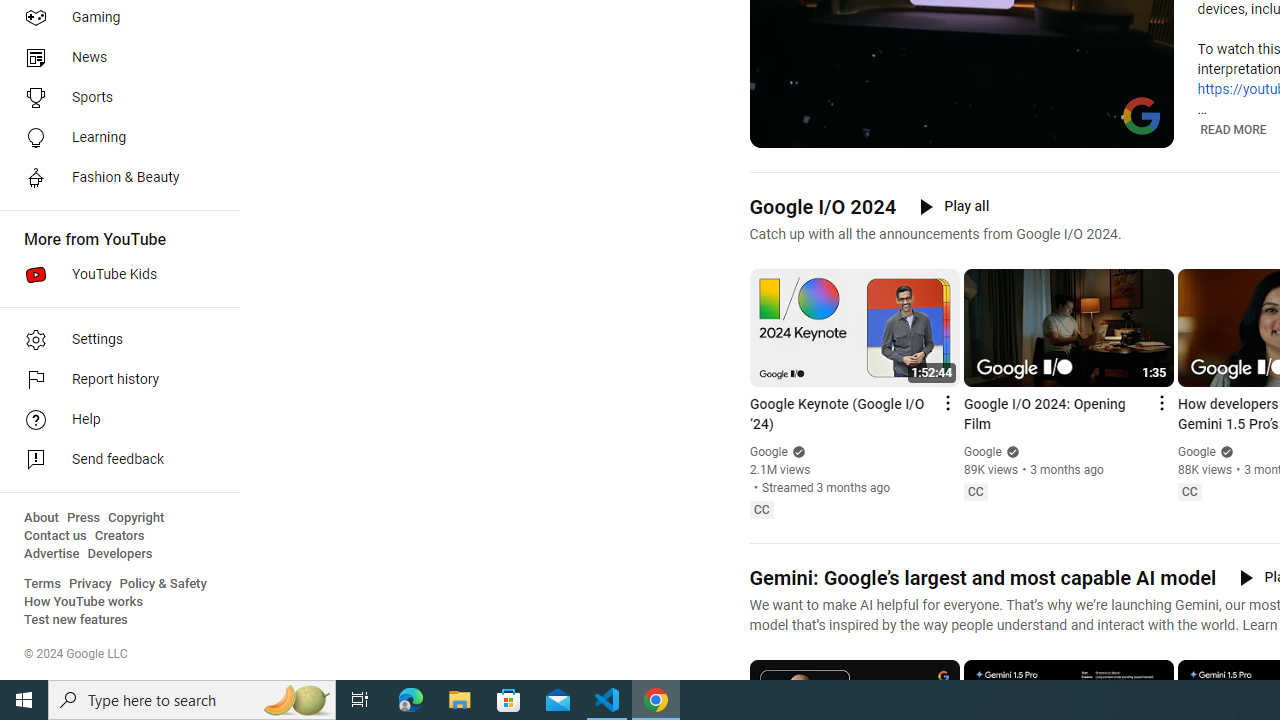 The width and height of the screenshot is (1280, 720). I want to click on 'Send feedback', so click(112, 460).